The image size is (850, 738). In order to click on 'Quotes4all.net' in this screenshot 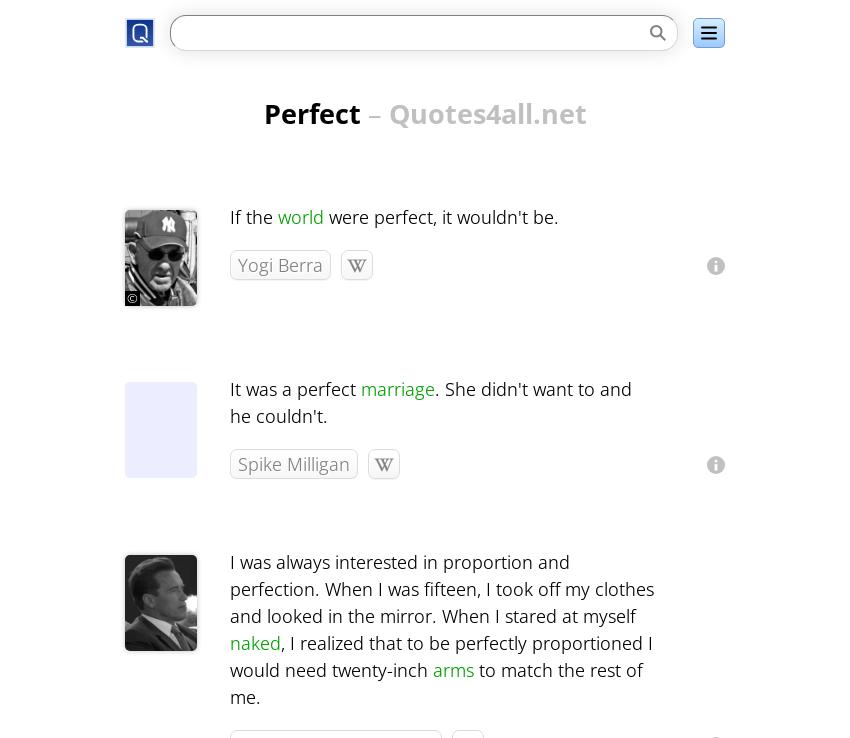, I will do `click(388, 113)`.